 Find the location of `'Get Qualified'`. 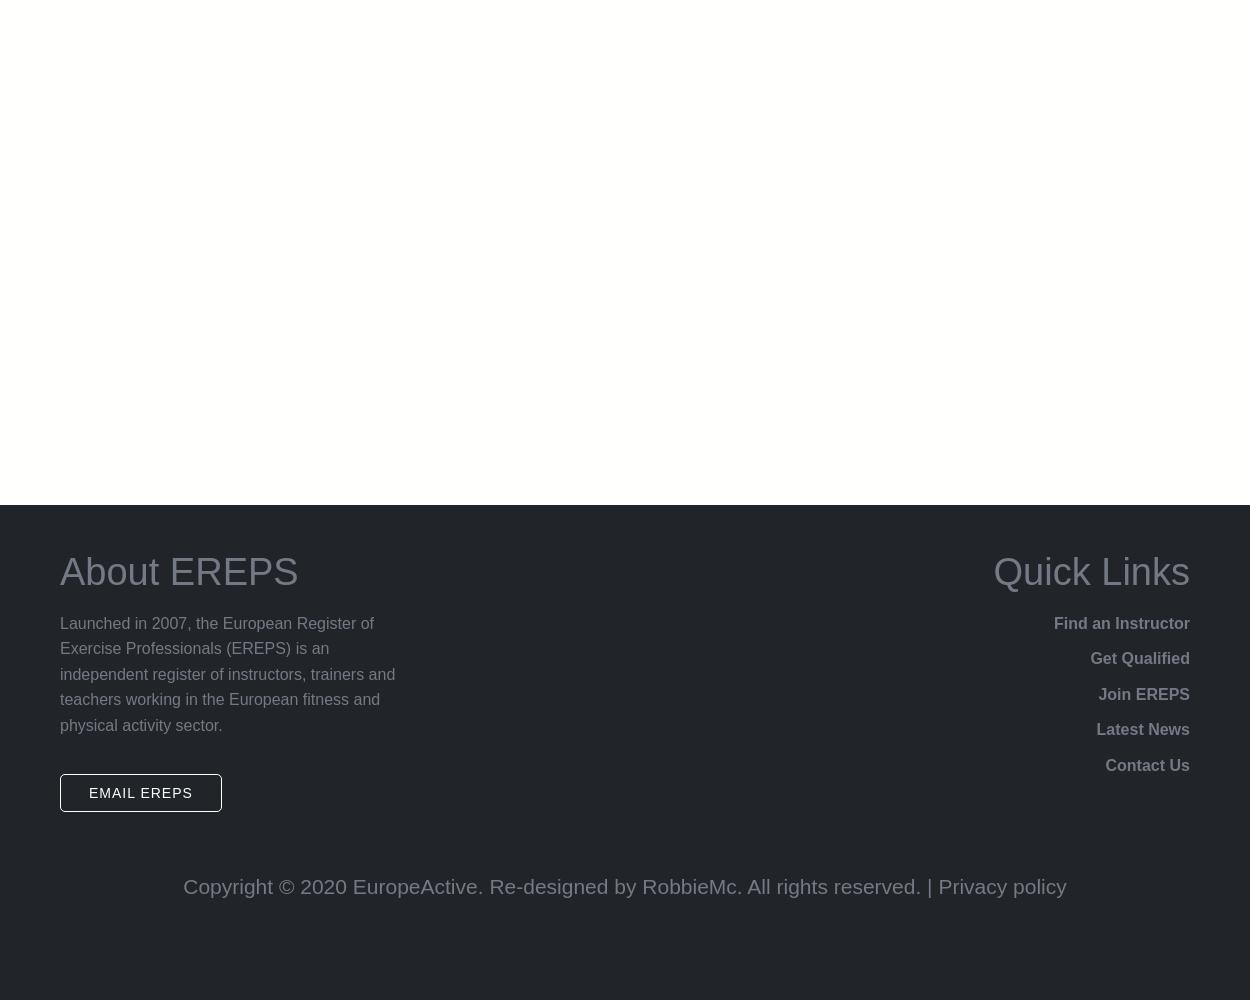

'Get Qualified' is located at coordinates (1089, 658).